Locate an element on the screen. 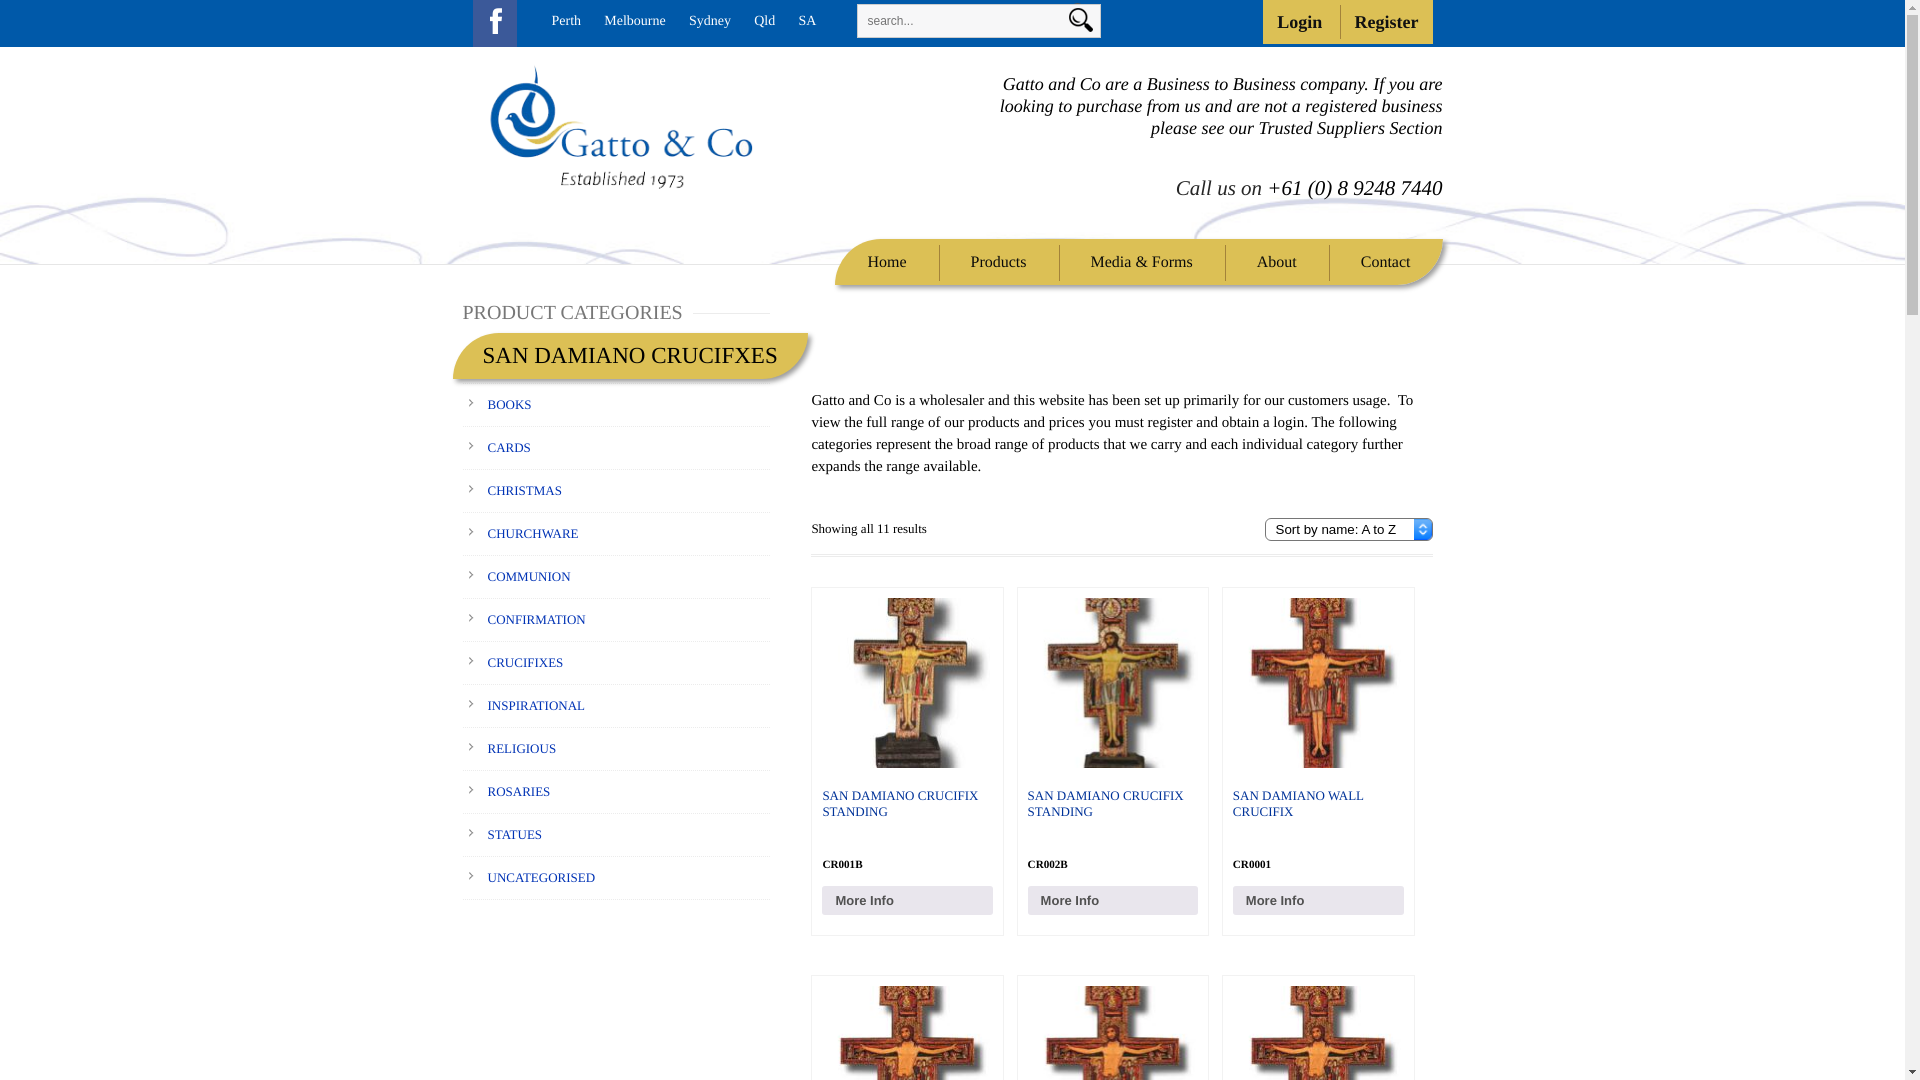 The image size is (1920, 1080). '+61 (0) 8 9248 7440' is located at coordinates (1354, 188).